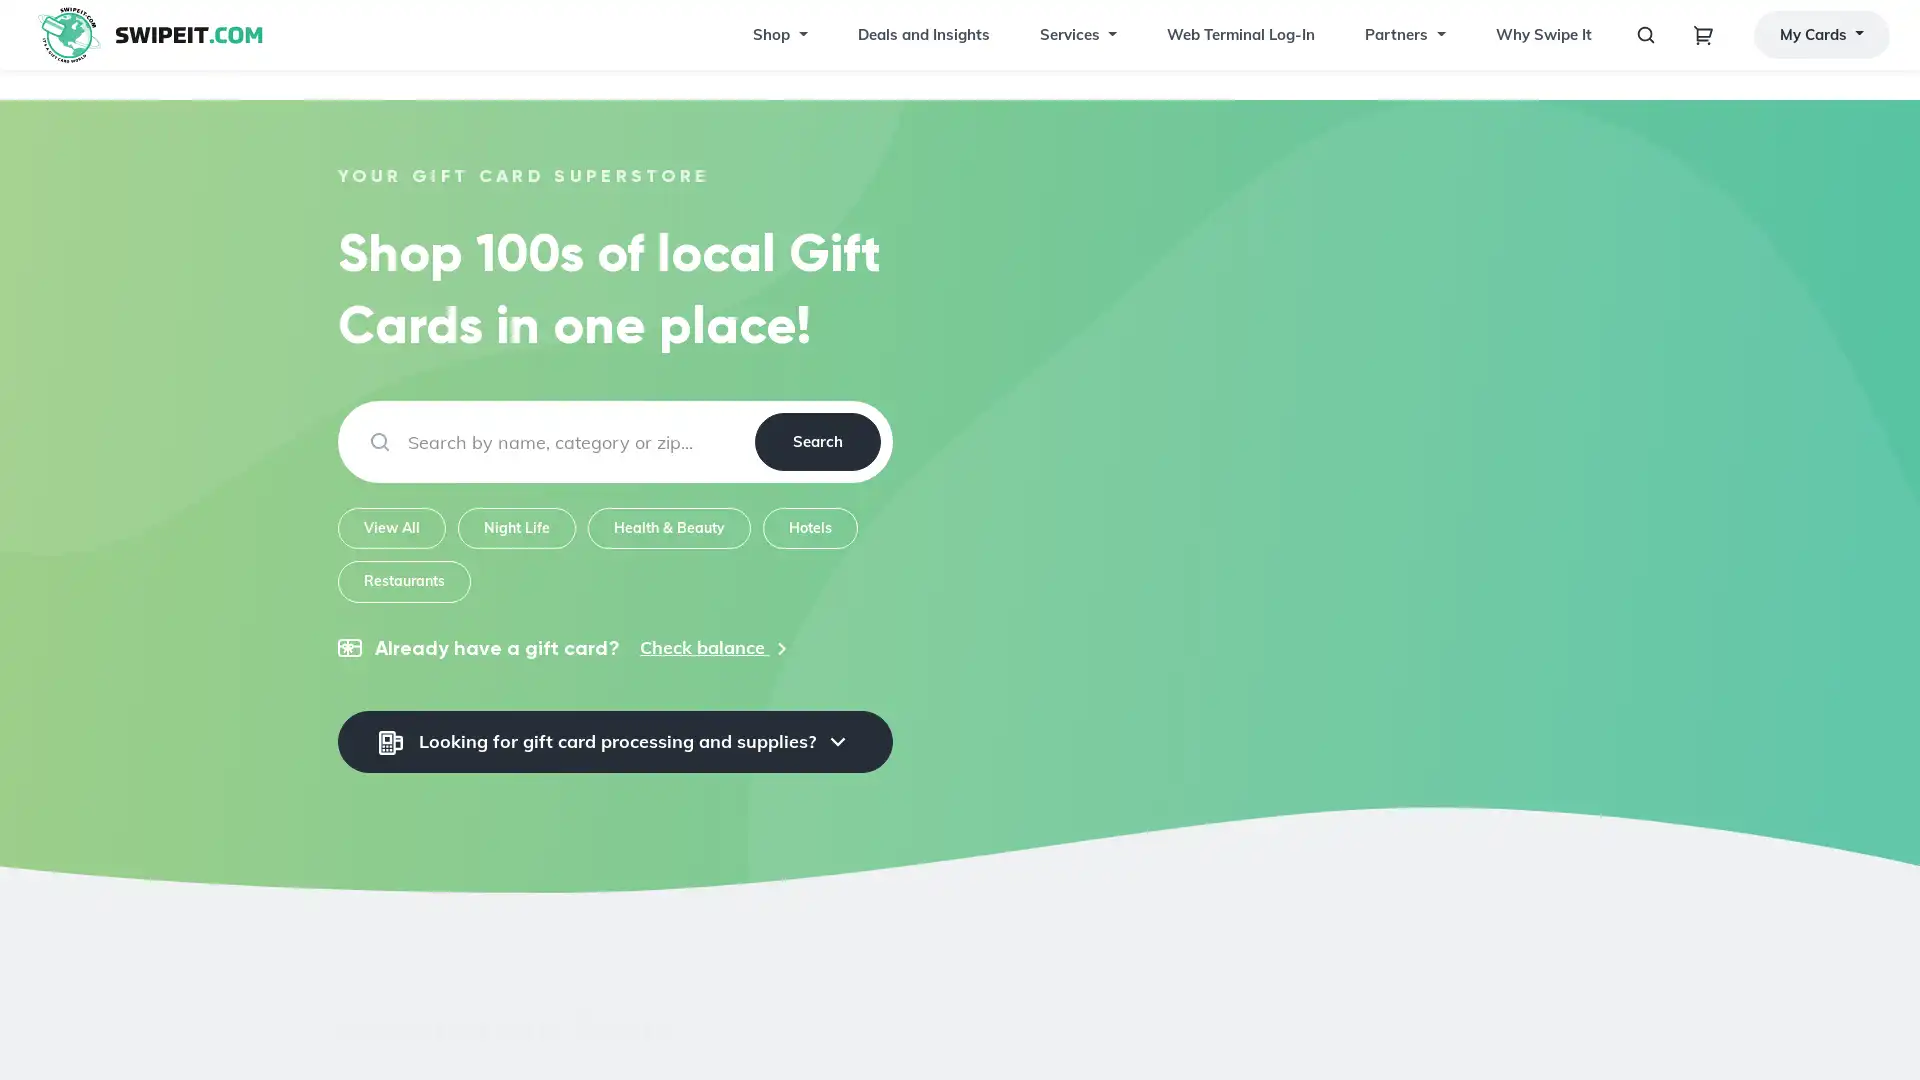  I want to click on Search, so click(816, 441).